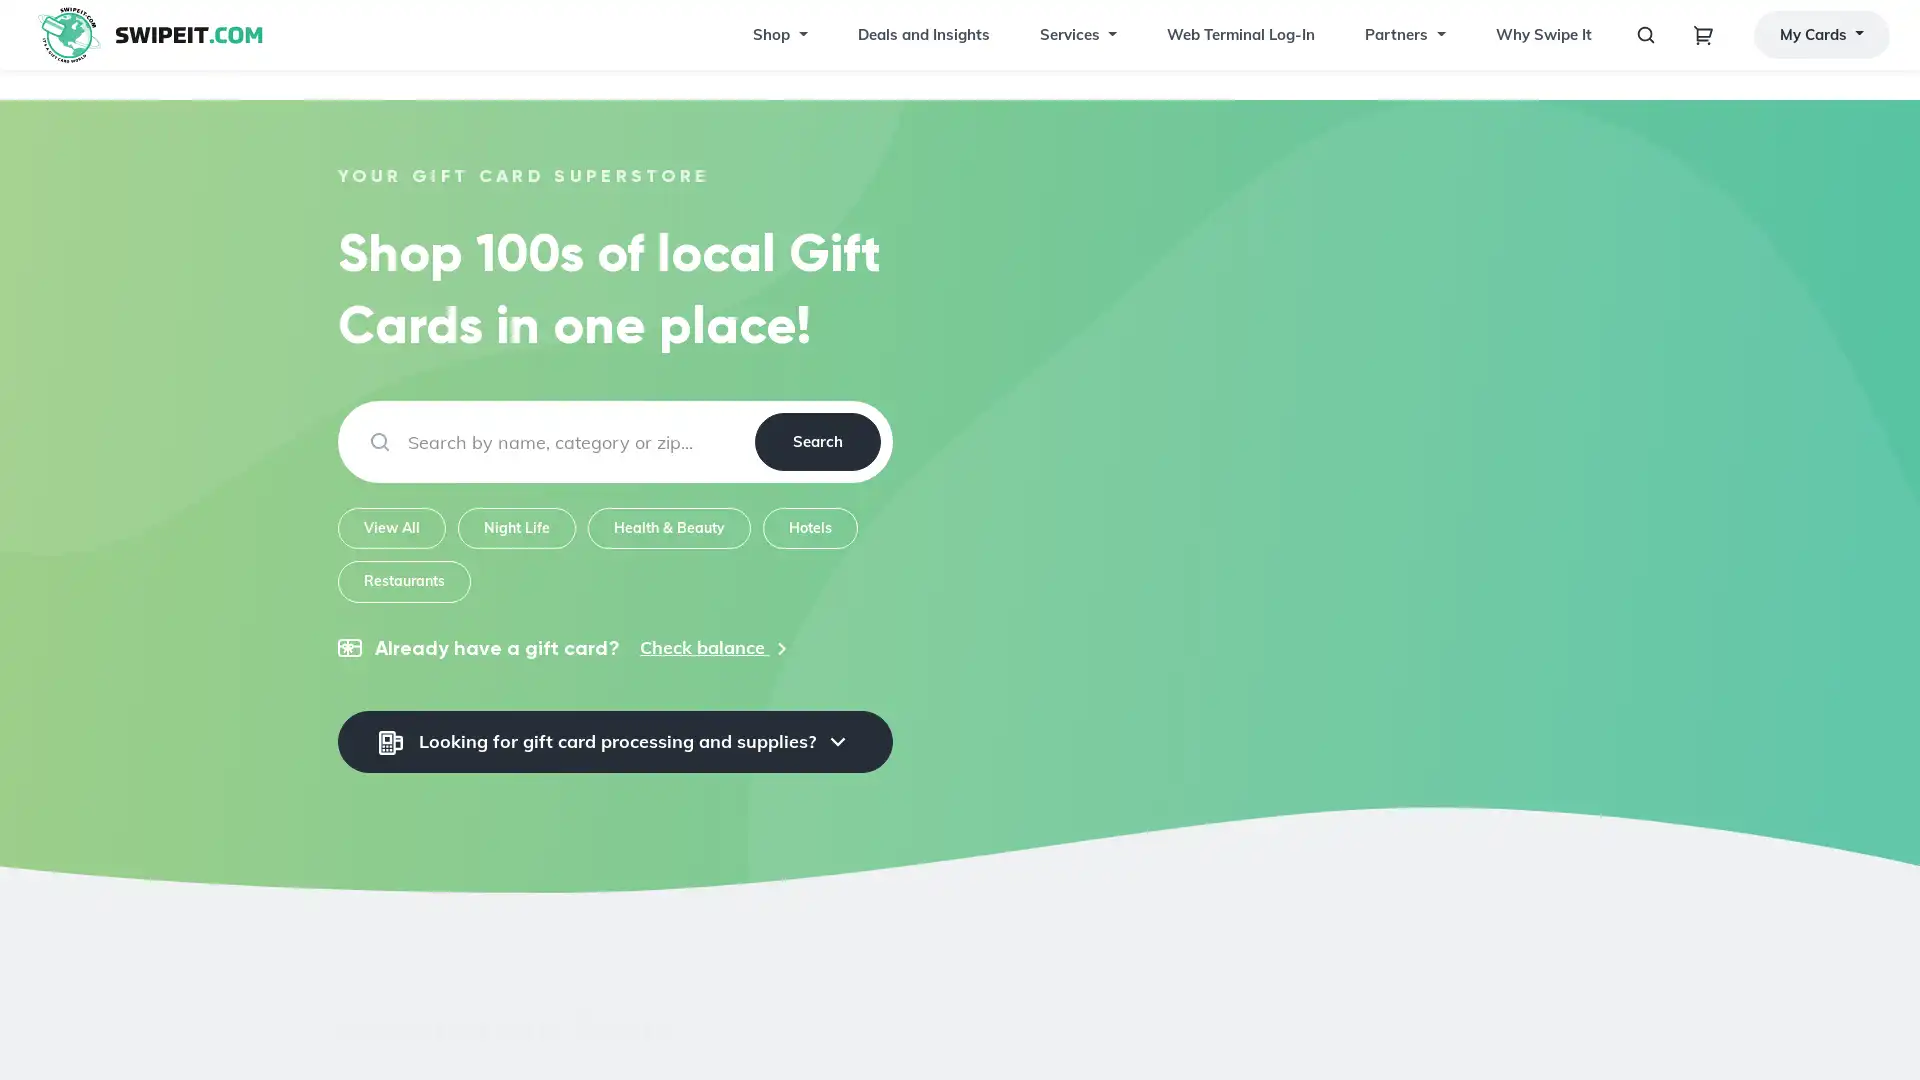  I want to click on Search, so click(816, 441).